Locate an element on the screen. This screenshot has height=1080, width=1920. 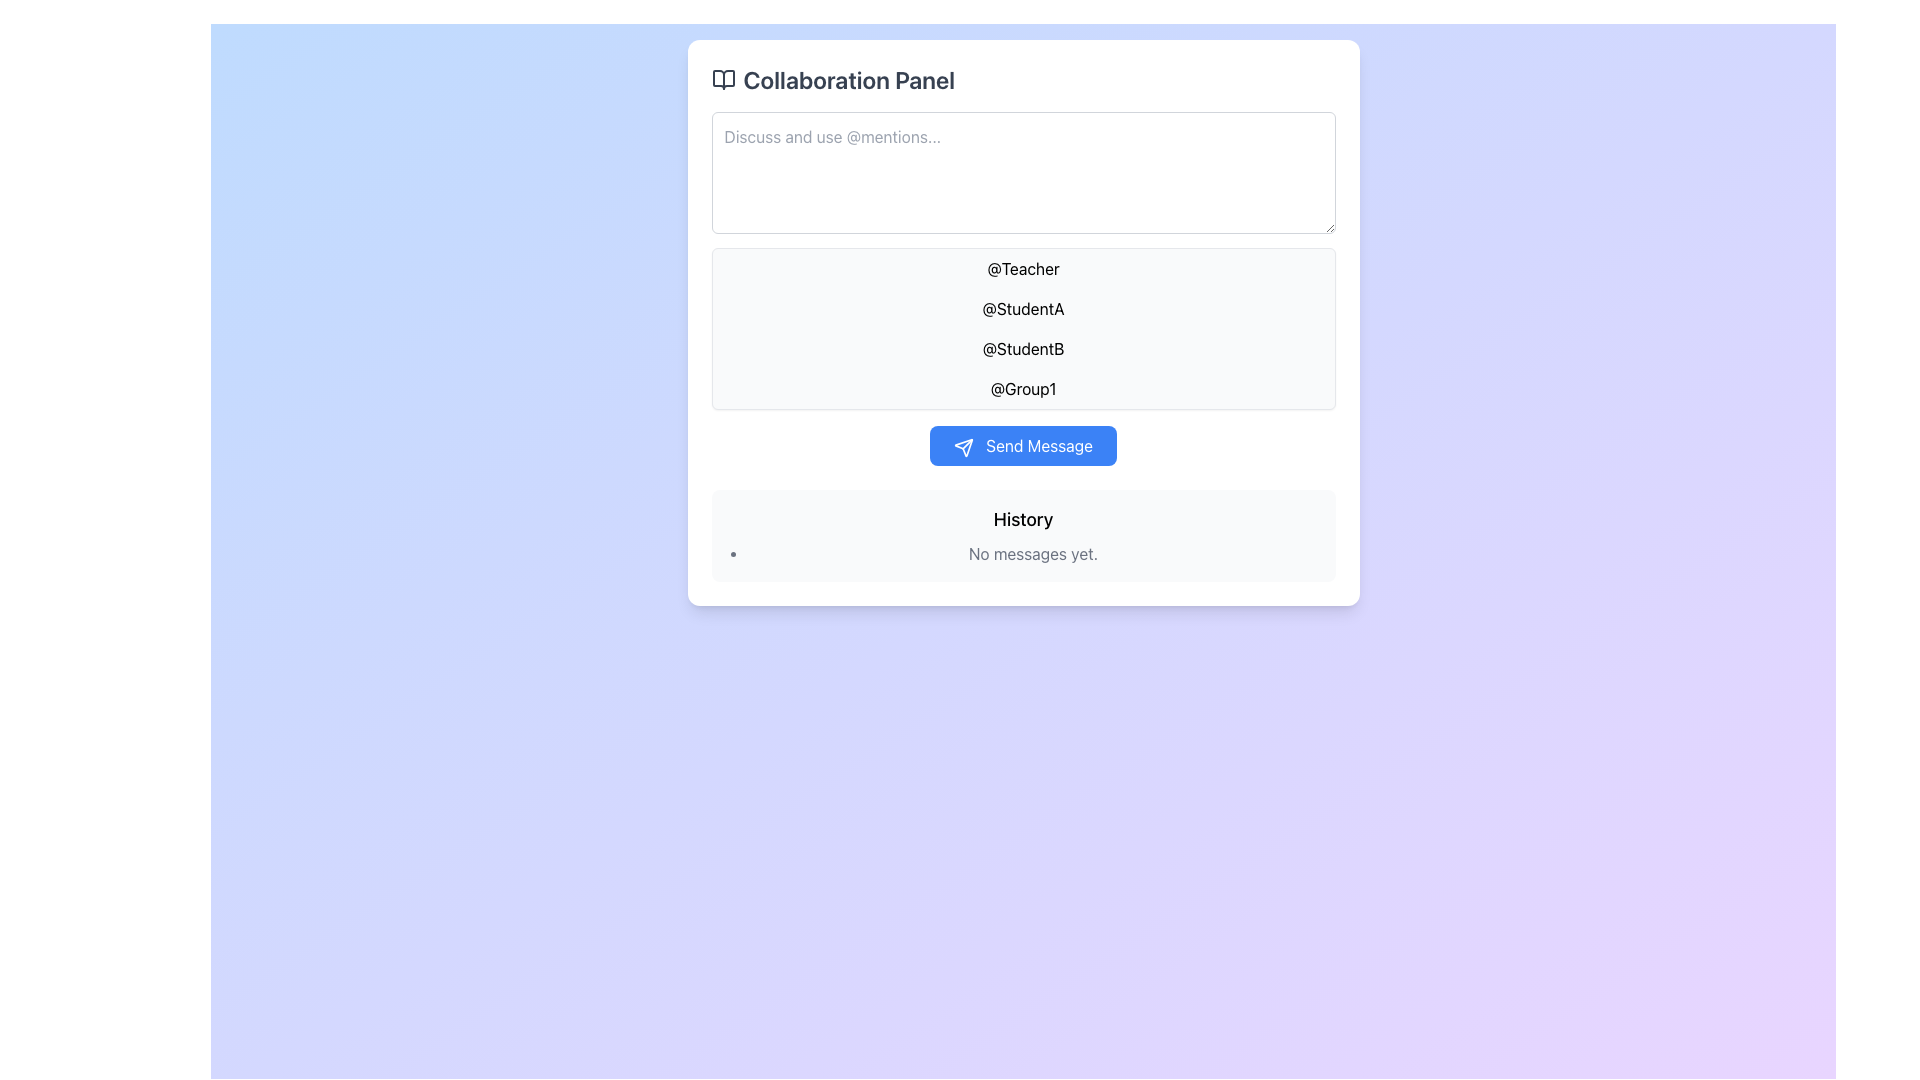
the 'History' heading which is bold and centrally aligned, indicating the history section of the interface is located at coordinates (1023, 519).